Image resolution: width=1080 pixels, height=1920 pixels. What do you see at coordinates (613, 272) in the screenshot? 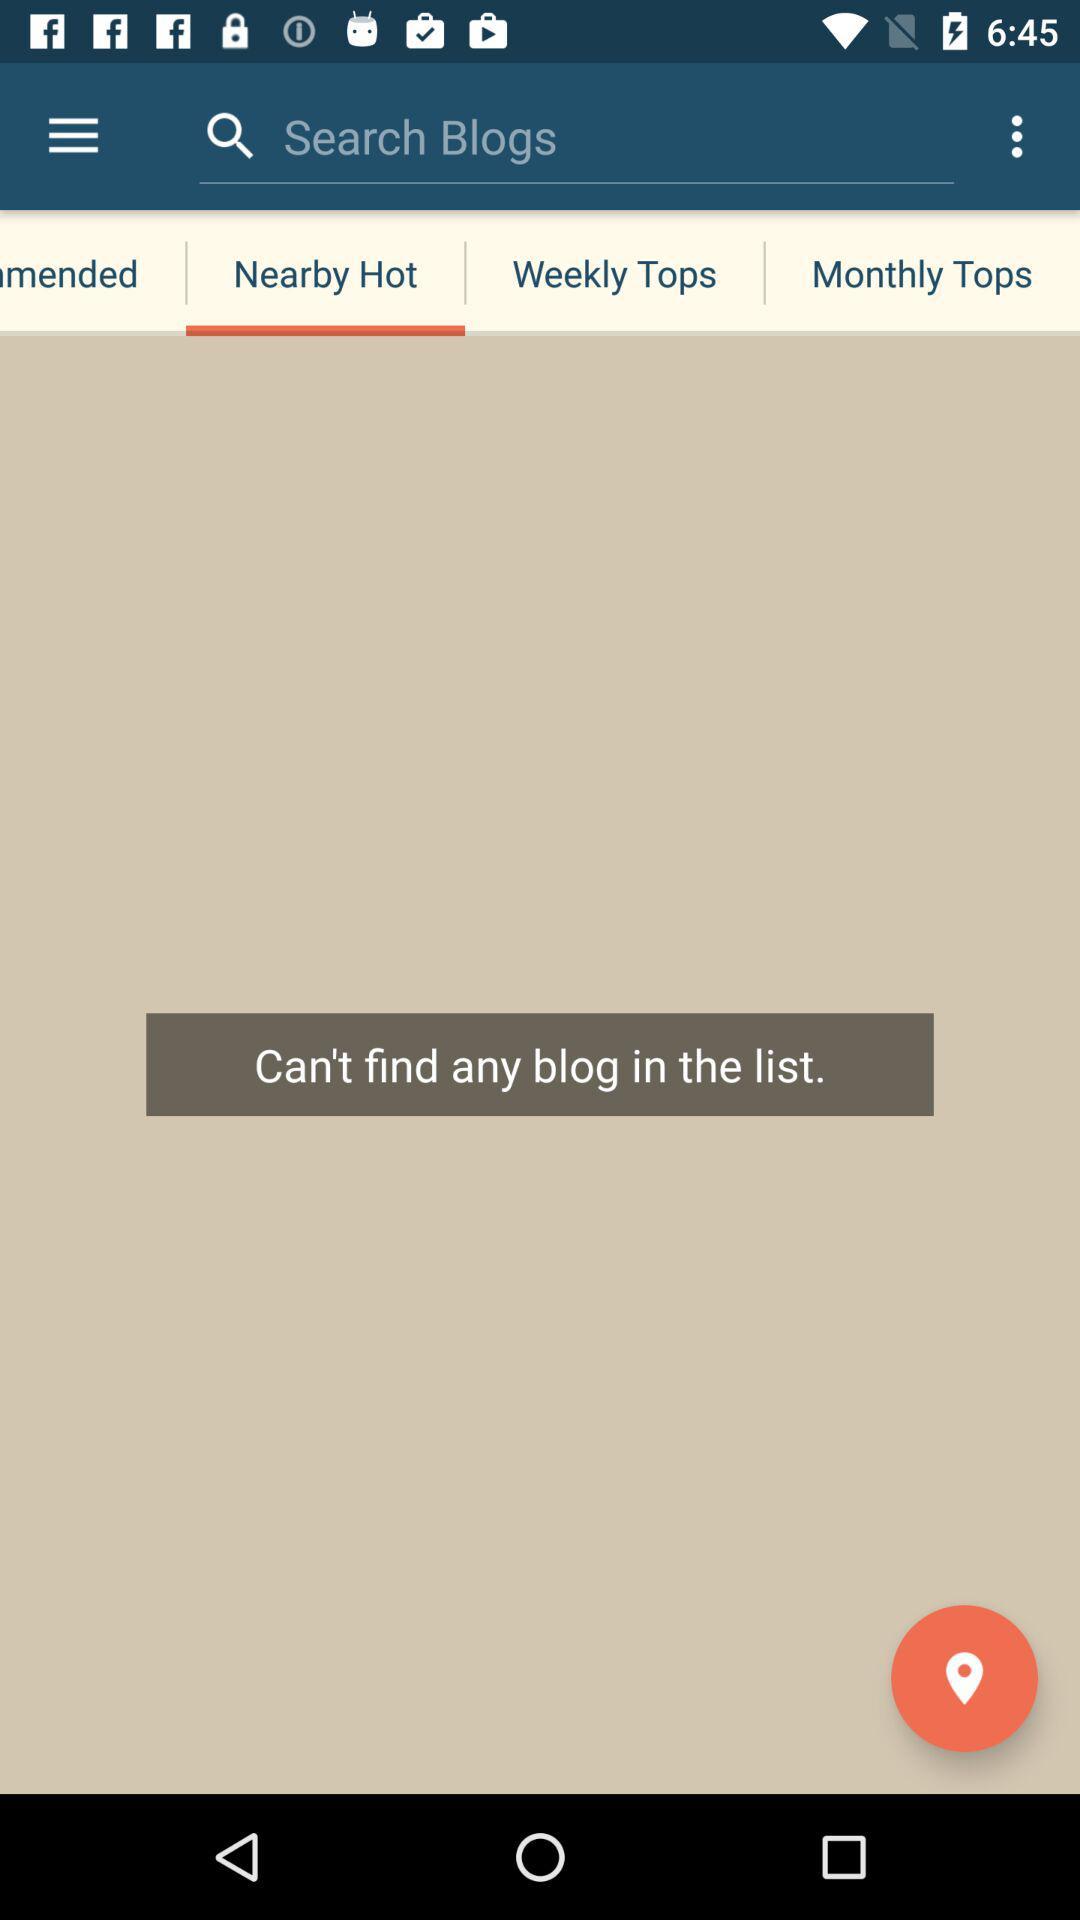
I see `the weekly tops icon` at bounding box center [613, 272].